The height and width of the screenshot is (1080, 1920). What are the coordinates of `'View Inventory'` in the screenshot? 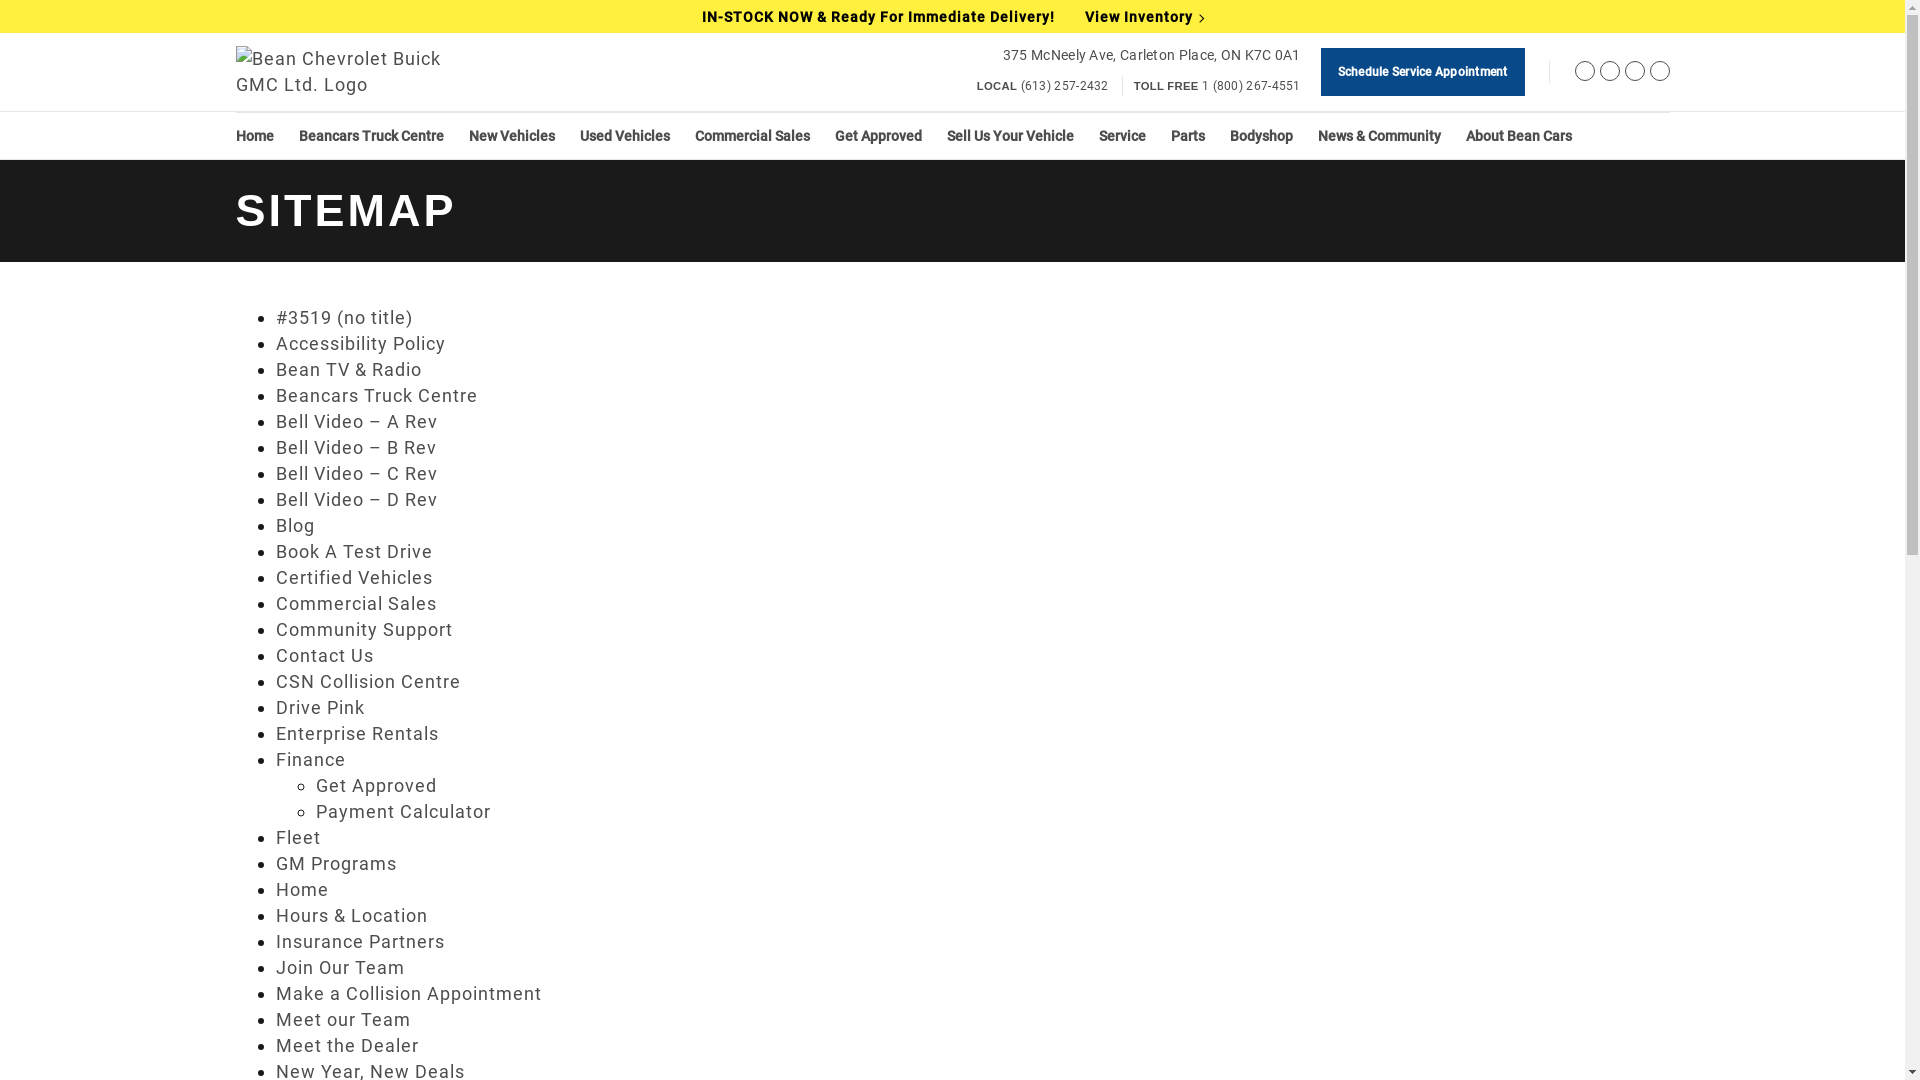 It's located at (1083, 16).